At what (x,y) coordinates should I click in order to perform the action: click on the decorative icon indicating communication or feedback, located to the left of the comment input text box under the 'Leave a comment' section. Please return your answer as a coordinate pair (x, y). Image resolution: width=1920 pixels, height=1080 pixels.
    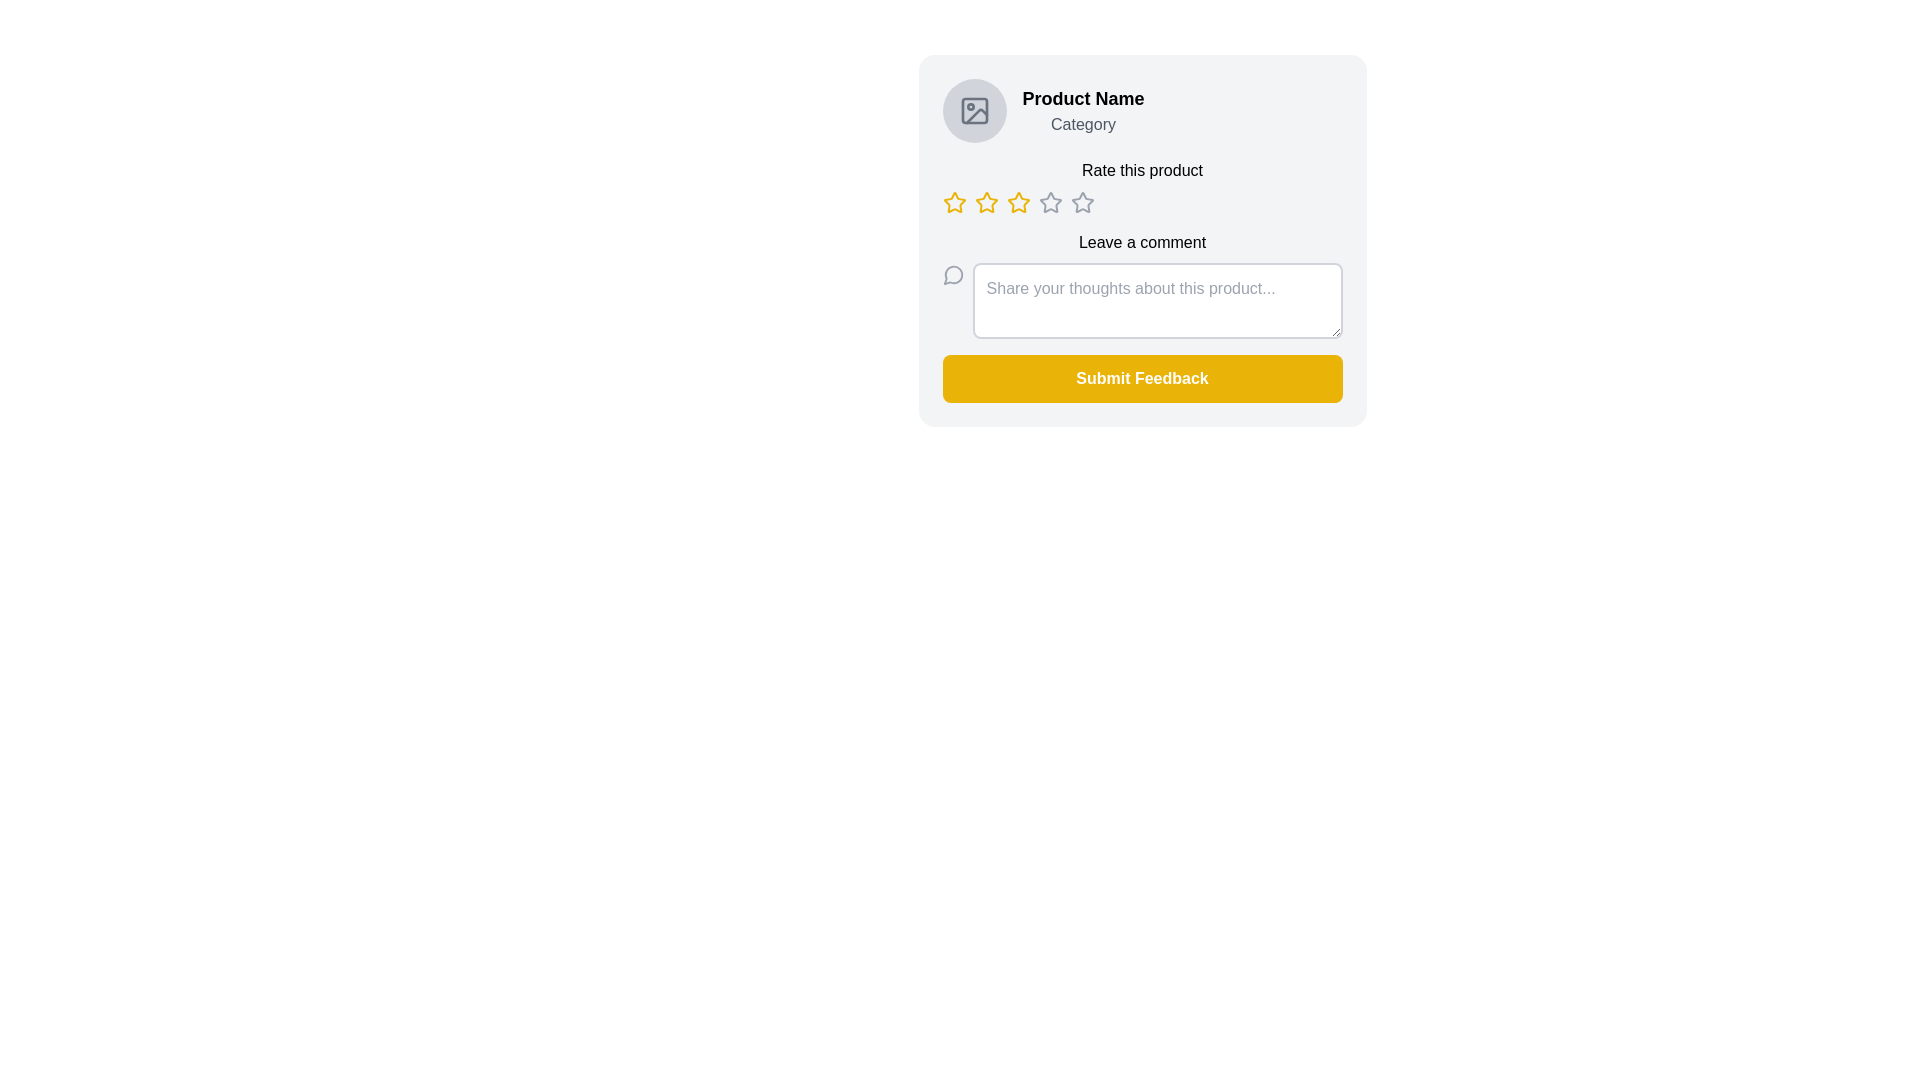
    Looking at the image, I should click on (952, 274).